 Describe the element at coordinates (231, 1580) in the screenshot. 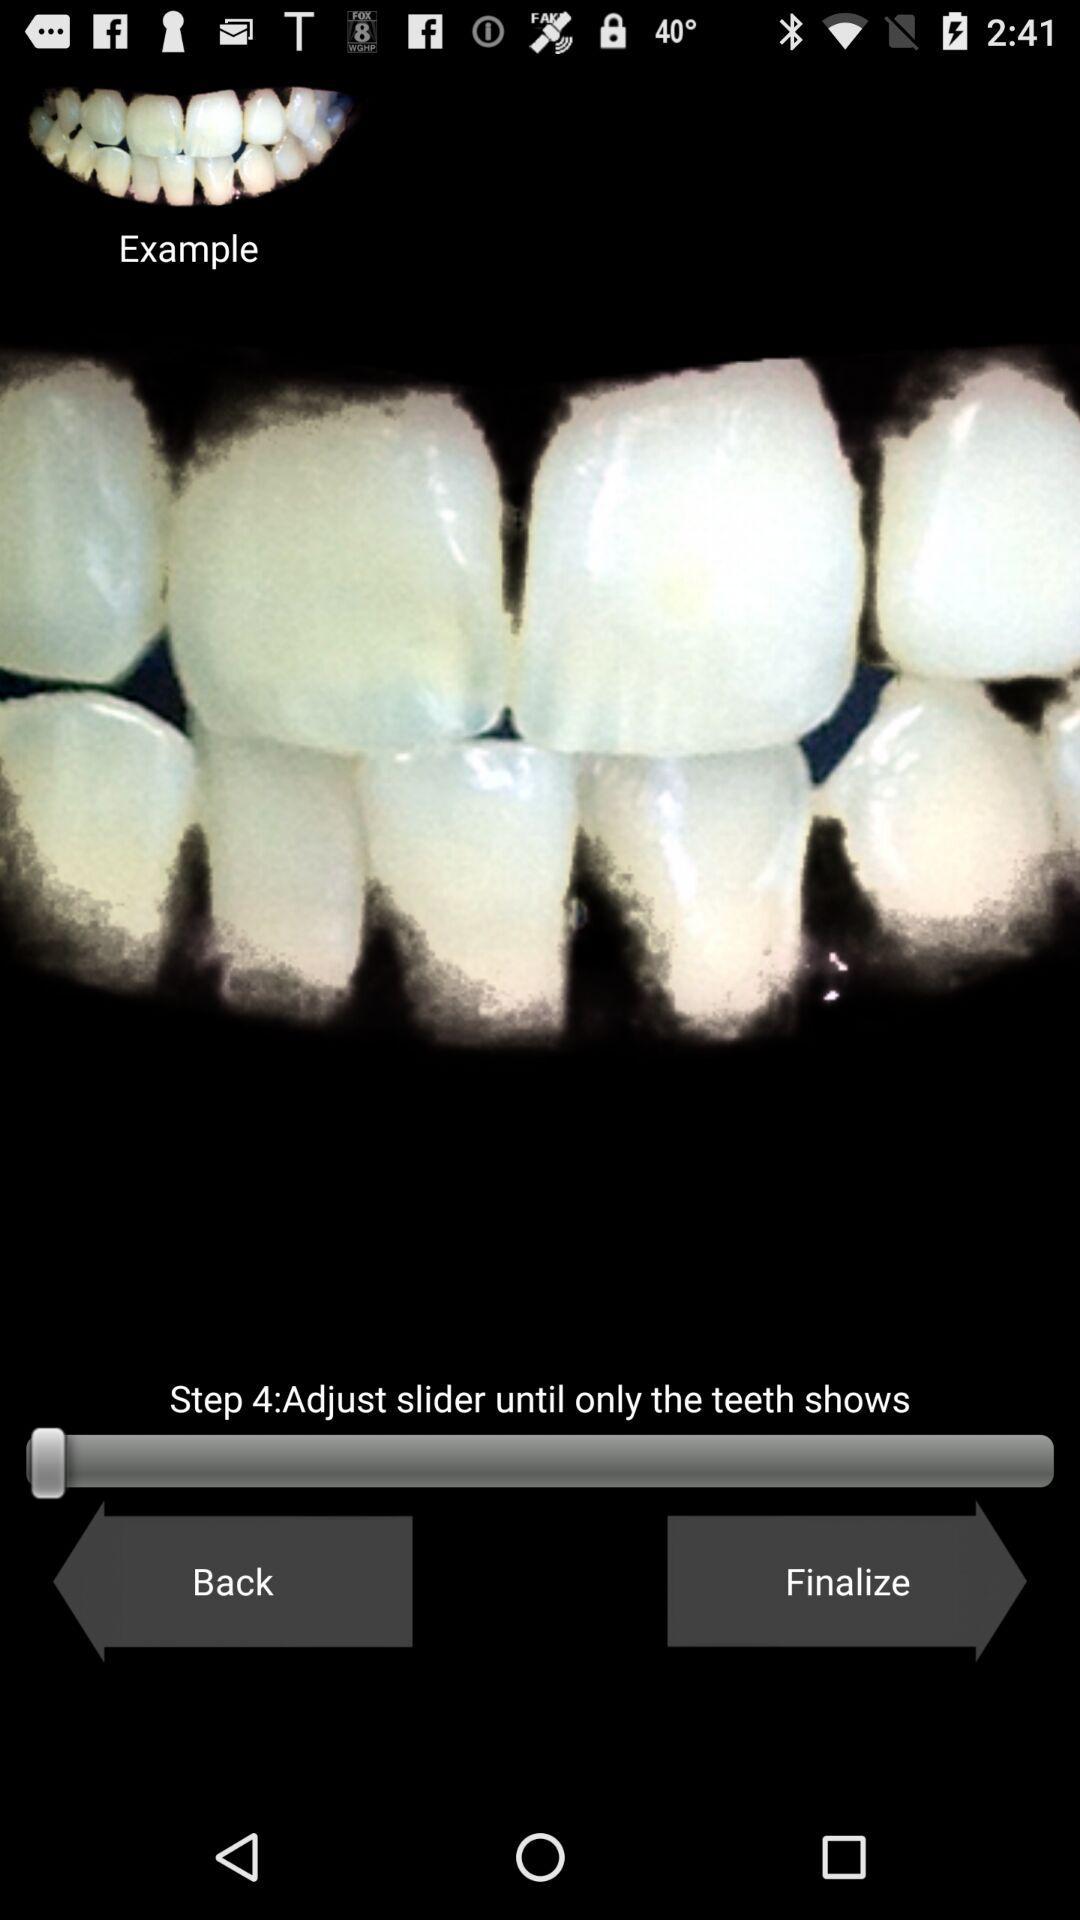

I see `back button` at that location.